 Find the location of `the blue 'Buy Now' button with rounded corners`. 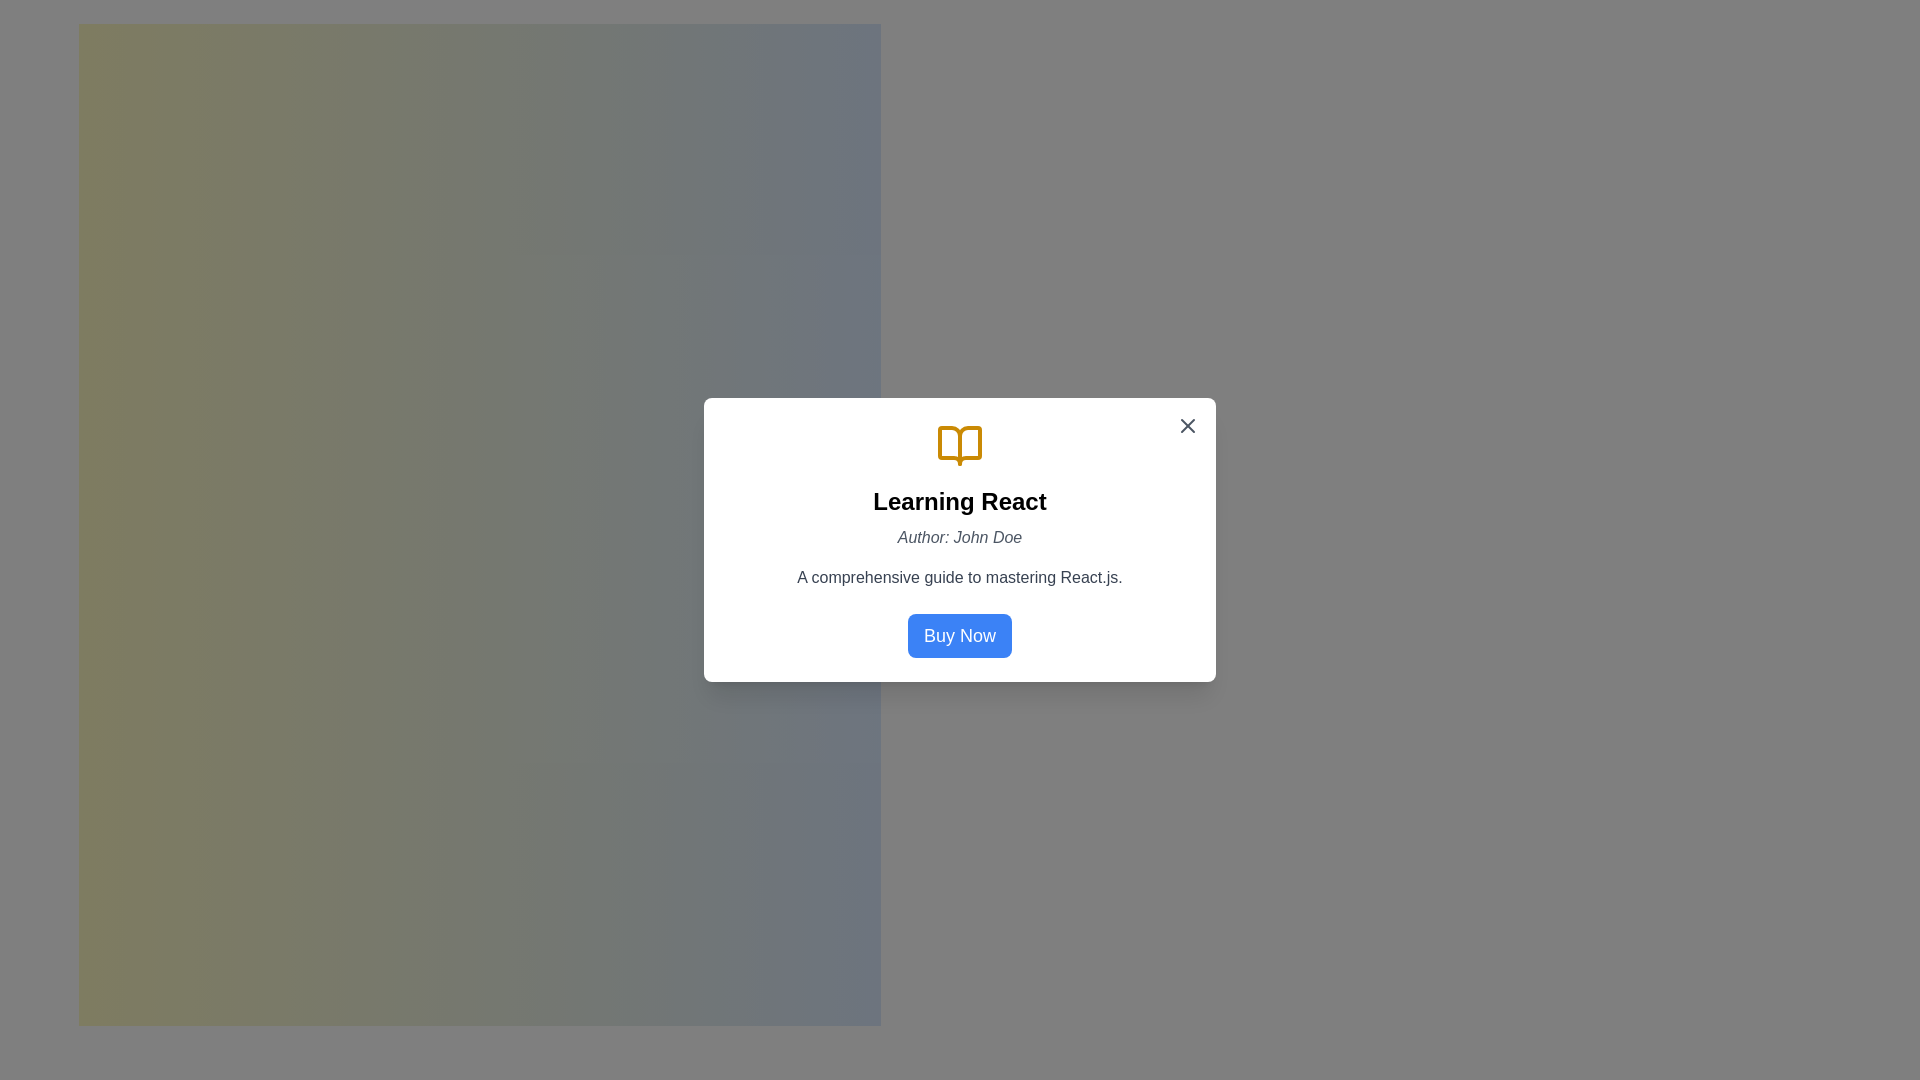

the blue 'Buy Now' button with rounded corners is located at coordinates (960, 636).